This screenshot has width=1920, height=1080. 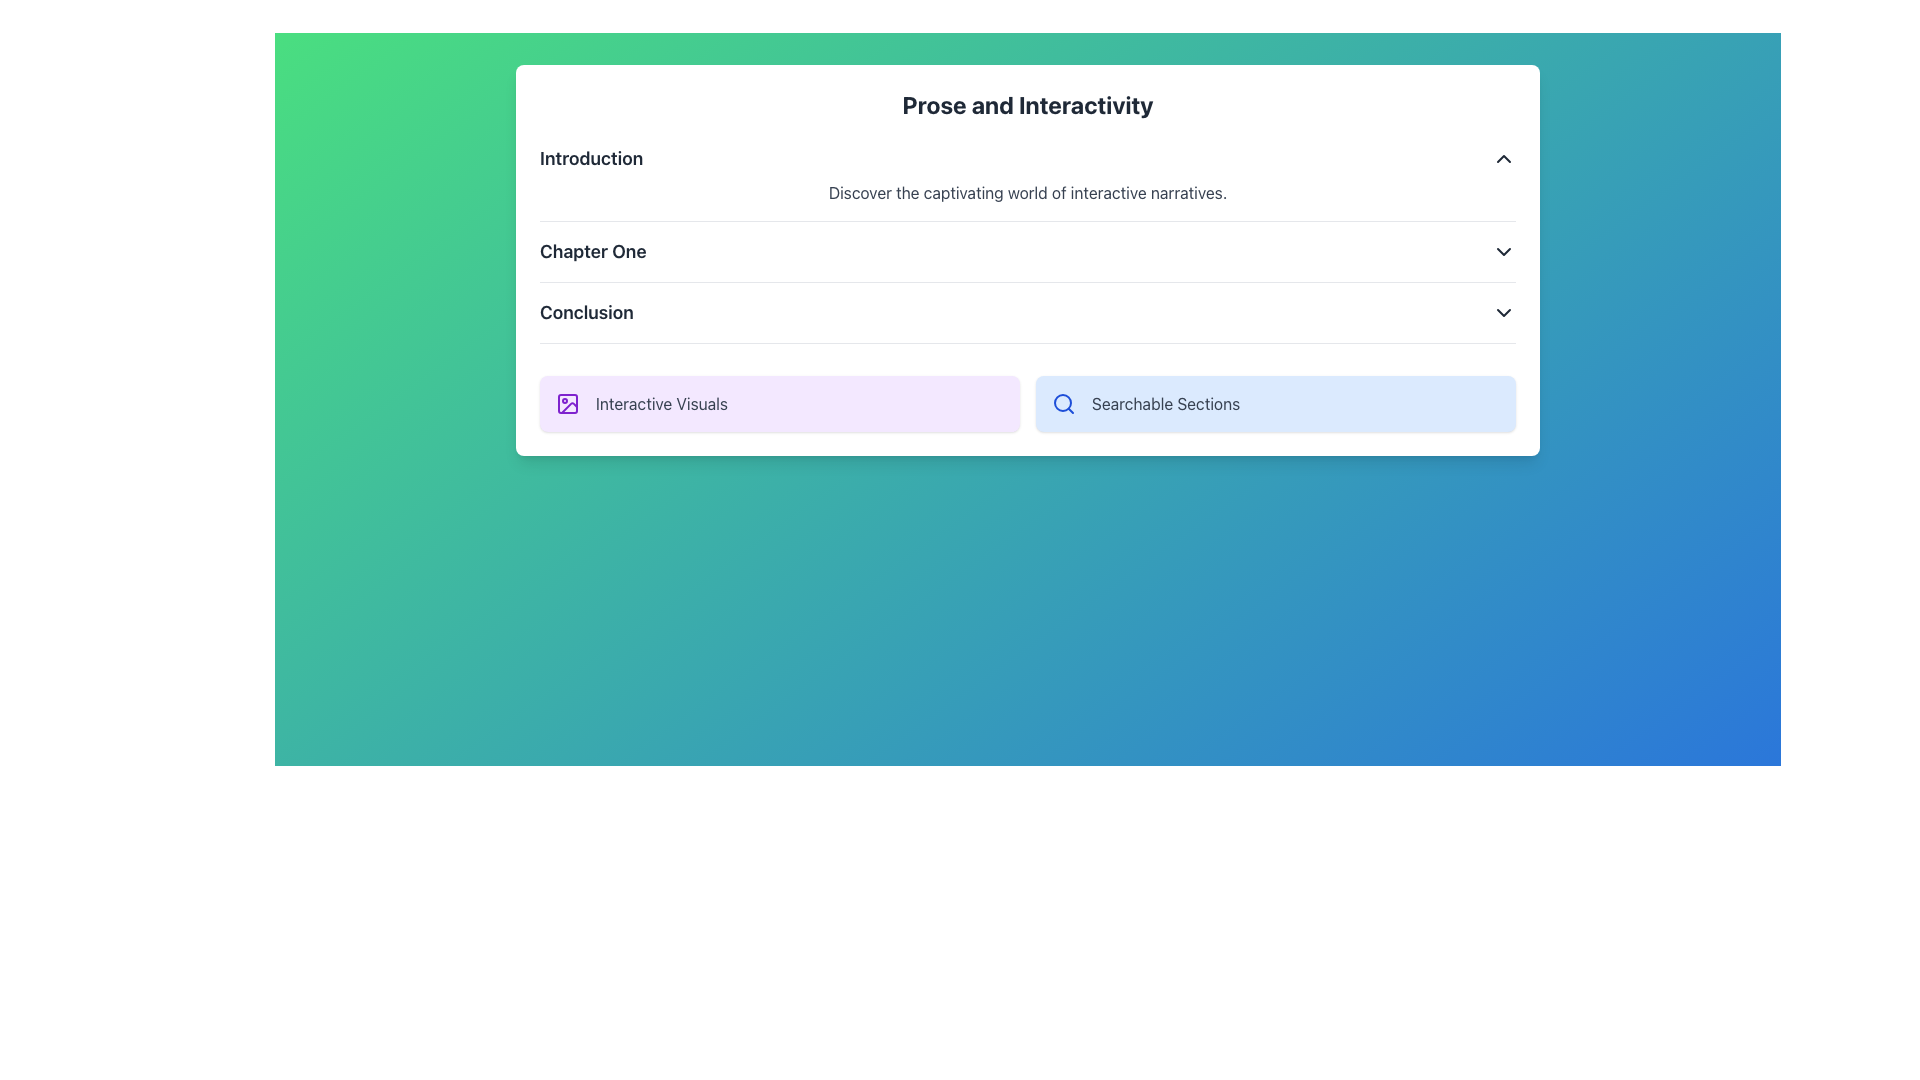 I want to click on the downward-pointing chevron icon in the 'Chapter One' header to receive visual feedback, so click(x=1503, y=250).